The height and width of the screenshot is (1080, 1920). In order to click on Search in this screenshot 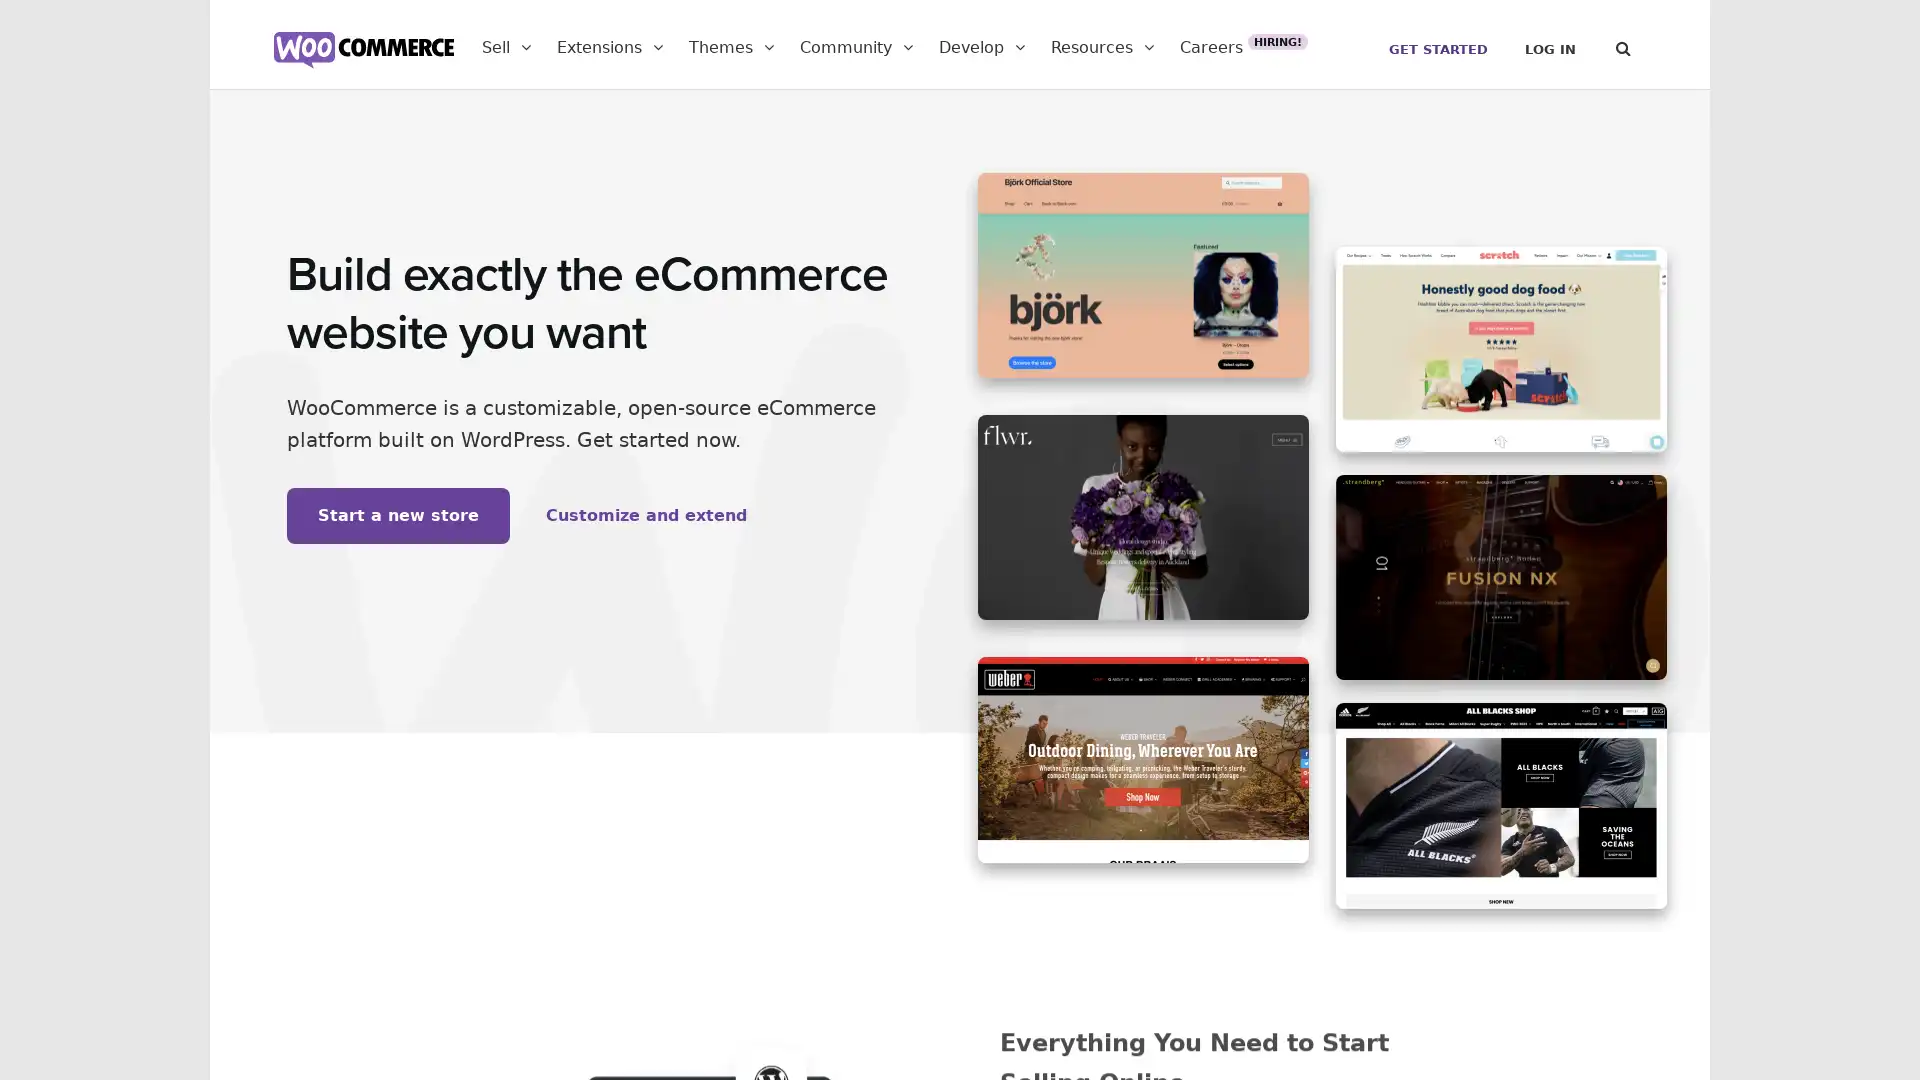, I will do `click(1623, 48)`.